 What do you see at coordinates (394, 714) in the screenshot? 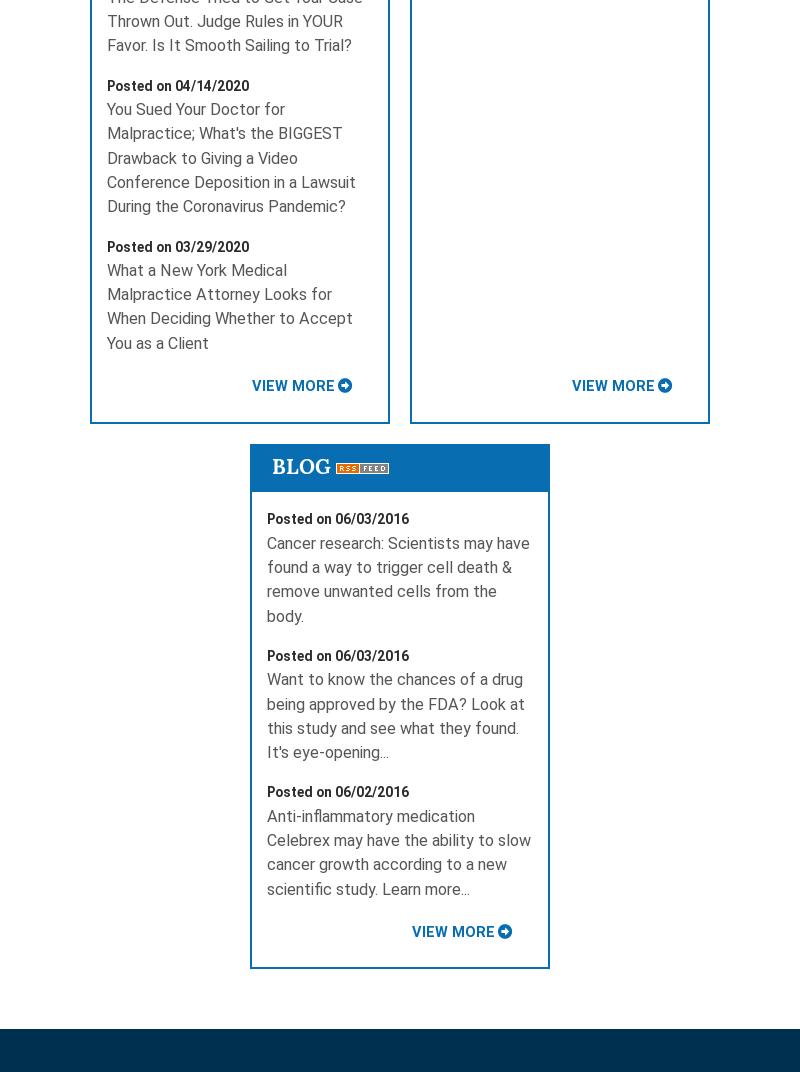
I see `'Want to know the chances of a drug being approved by the FDA? Look at this study and see what they found. It's eye-opening...'` at bounding box center [394, 714].